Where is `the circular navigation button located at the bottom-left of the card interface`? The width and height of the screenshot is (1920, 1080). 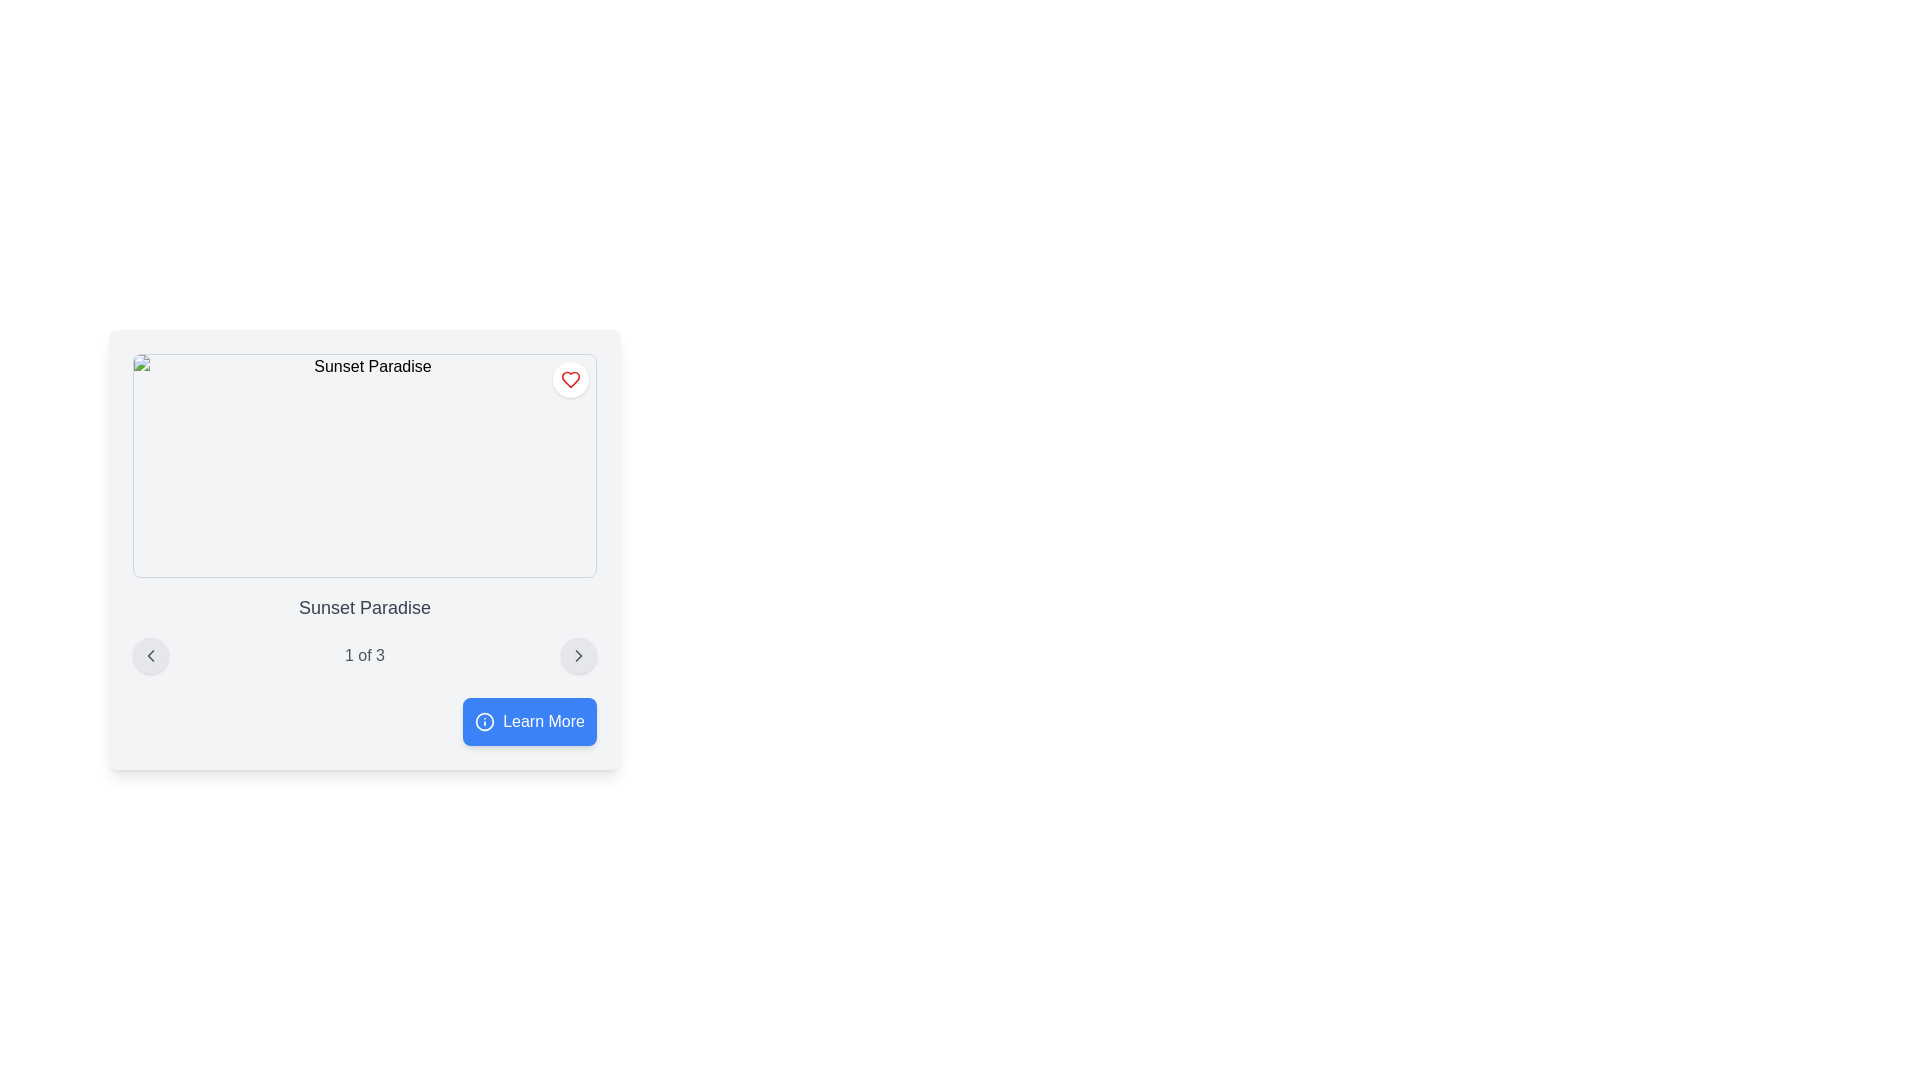 the circular navigation button located at the bottom-left of the card interface is located at coordinates (149, 655).